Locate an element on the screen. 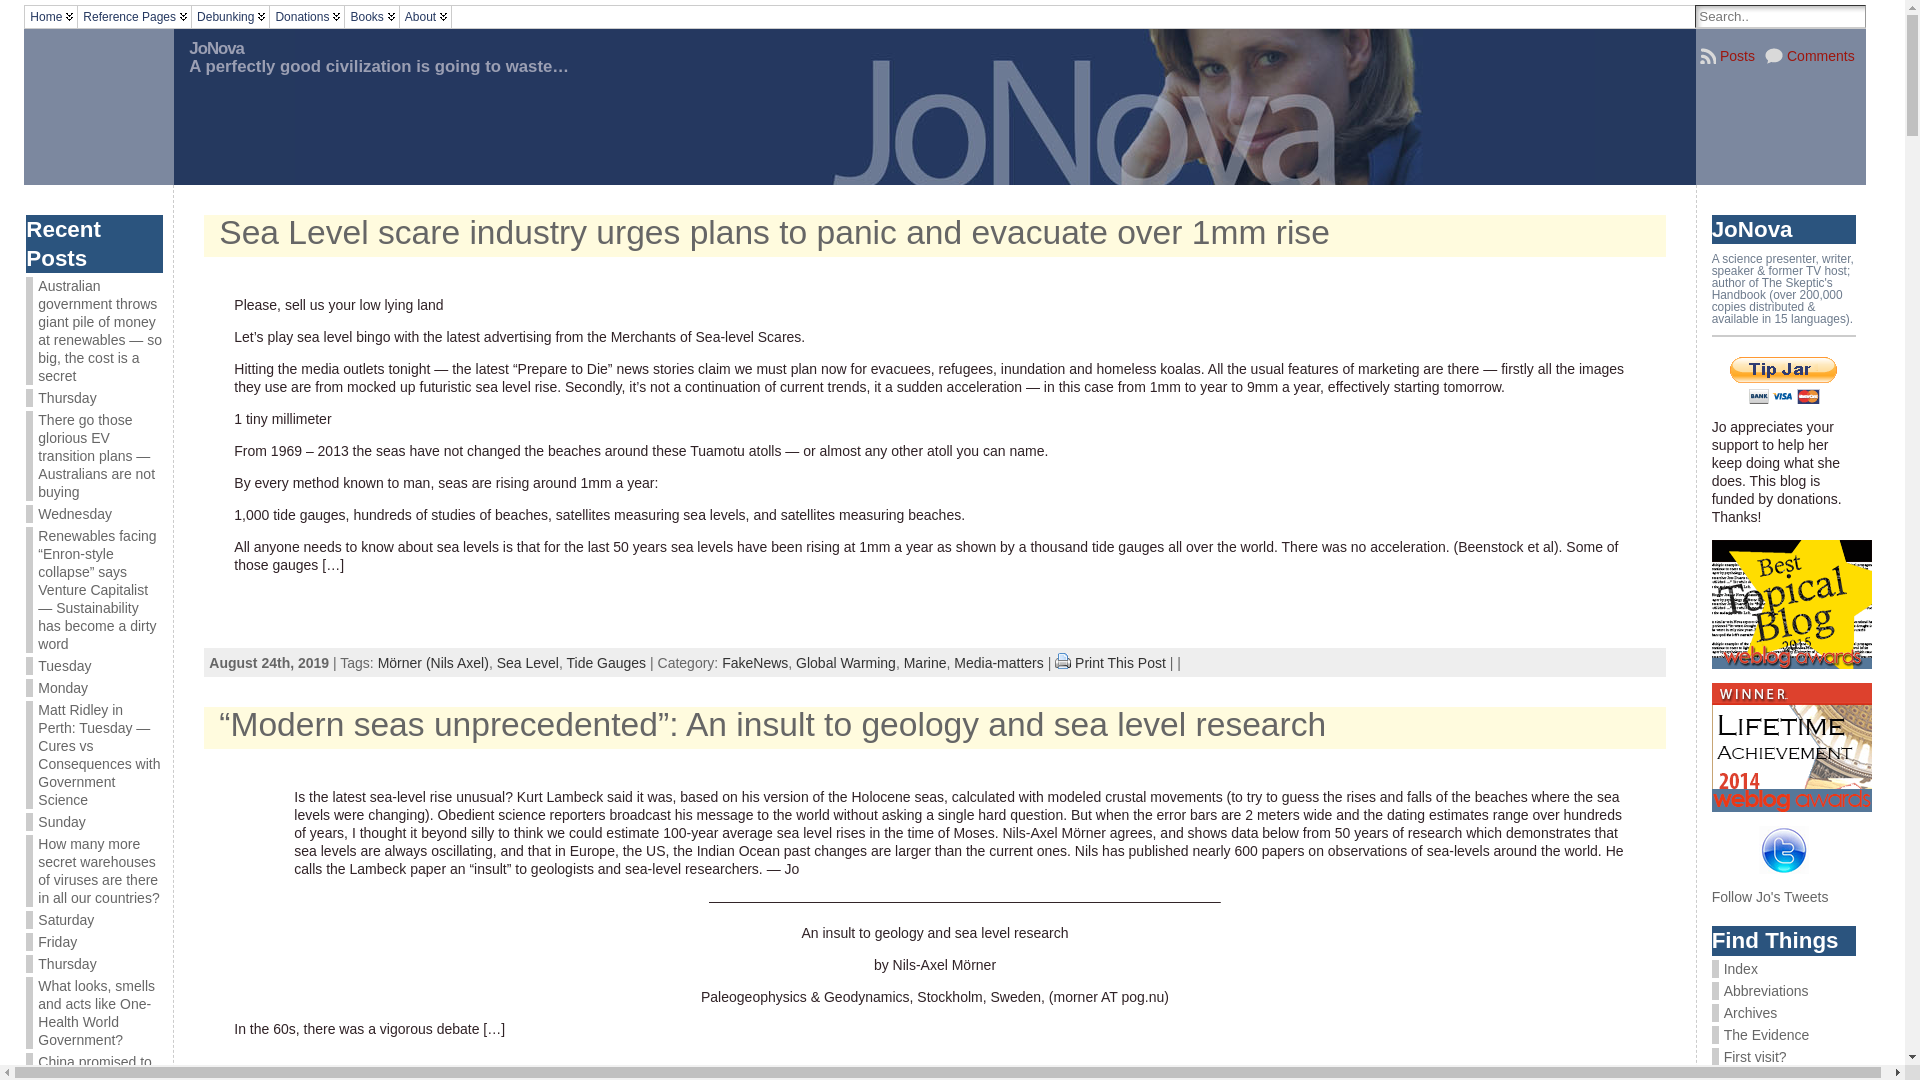  'Print This Post' is located at coordinates (1061, 660).